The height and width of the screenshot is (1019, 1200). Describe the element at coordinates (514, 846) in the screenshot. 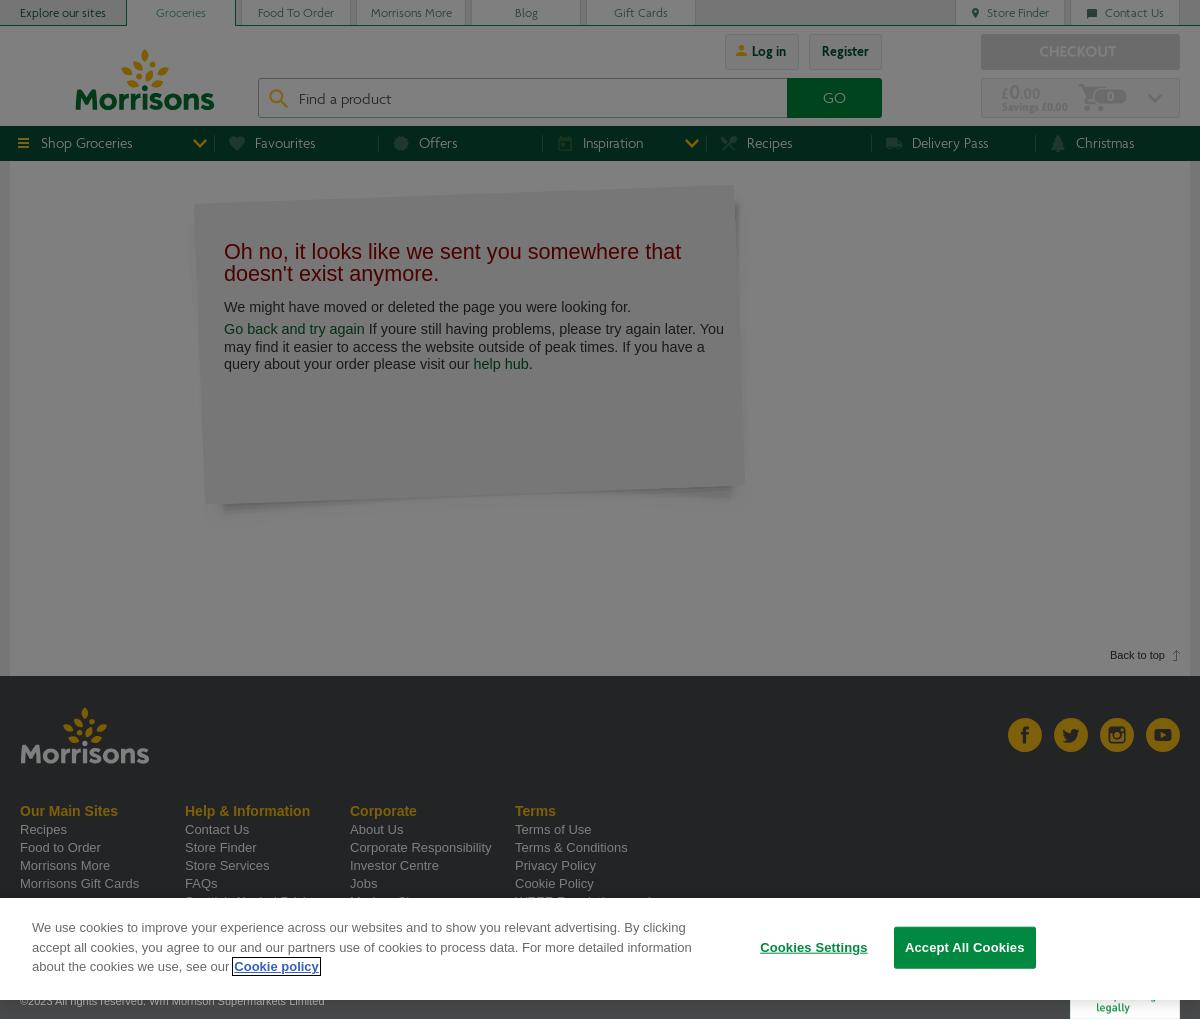

I see `'Terms & Conditions'` at that location.